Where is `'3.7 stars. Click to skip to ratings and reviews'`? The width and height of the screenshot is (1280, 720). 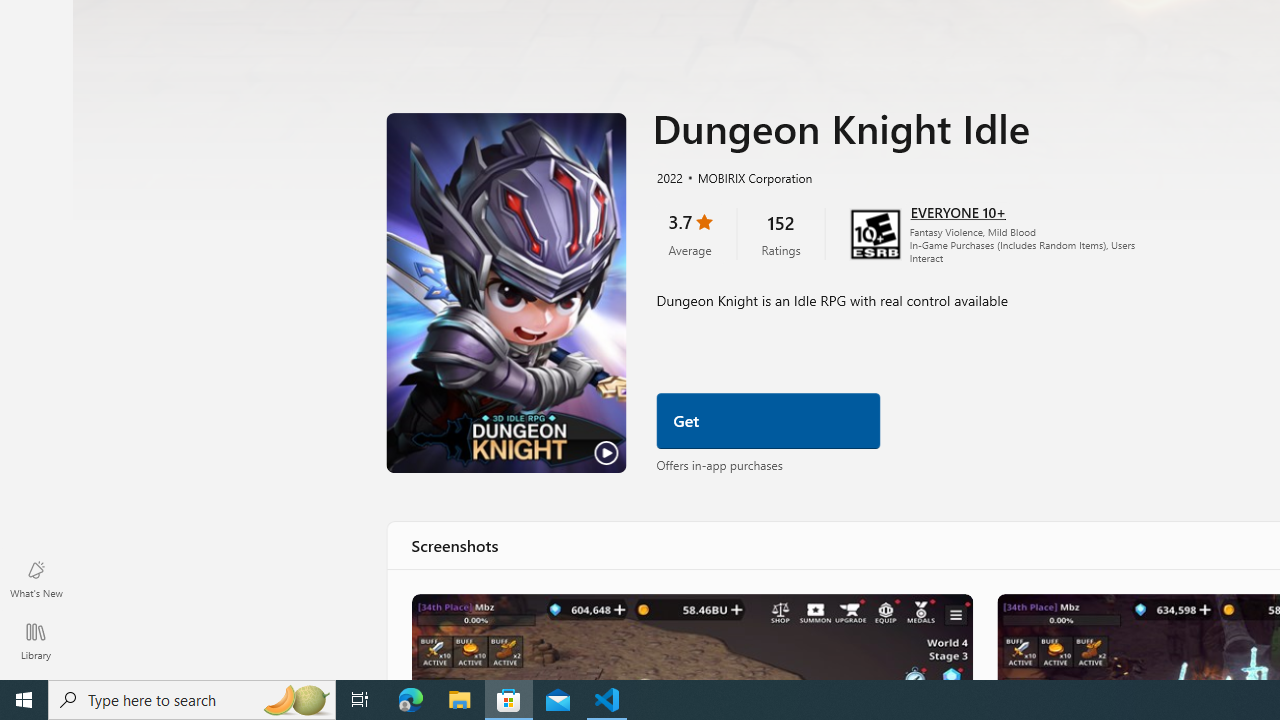 '3.7 stars. Click to skip to ratings and reviews' is located at coordinates (689, 231).